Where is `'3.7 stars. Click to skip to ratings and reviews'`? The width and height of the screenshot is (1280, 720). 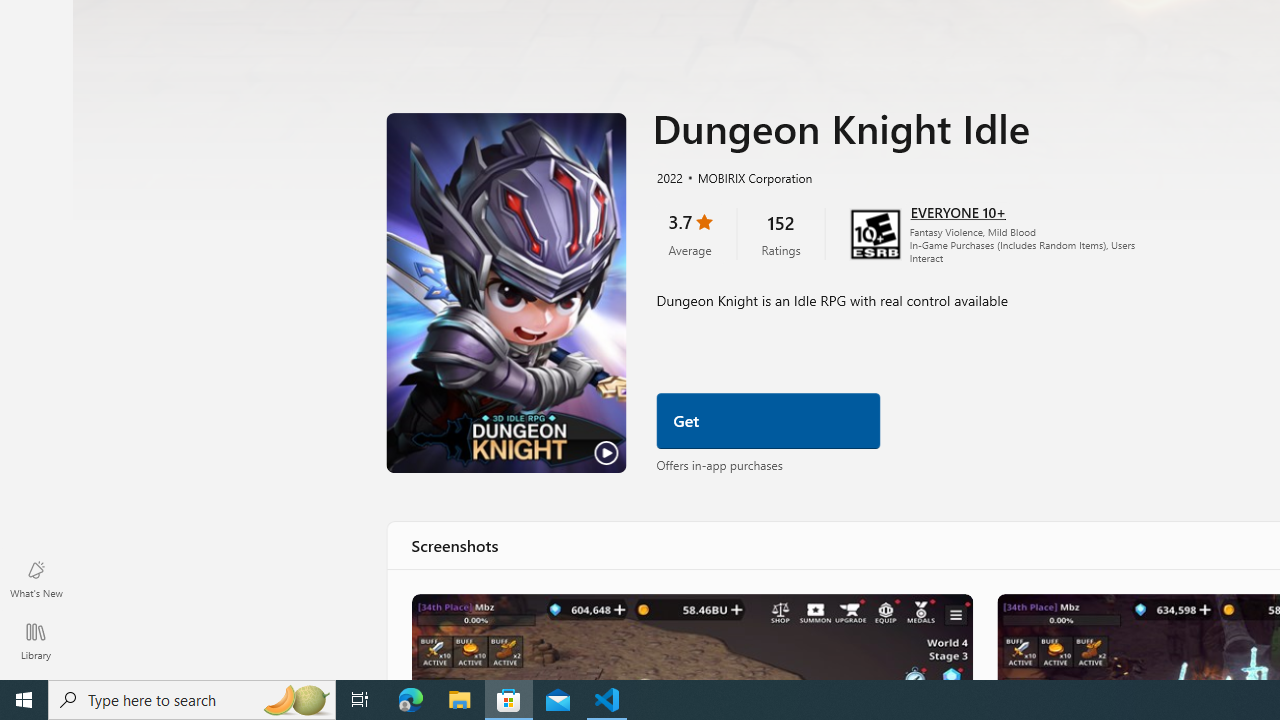 '3.7 stars. Click to skip to ratings and reviews' is located at coordinates (689, 231).